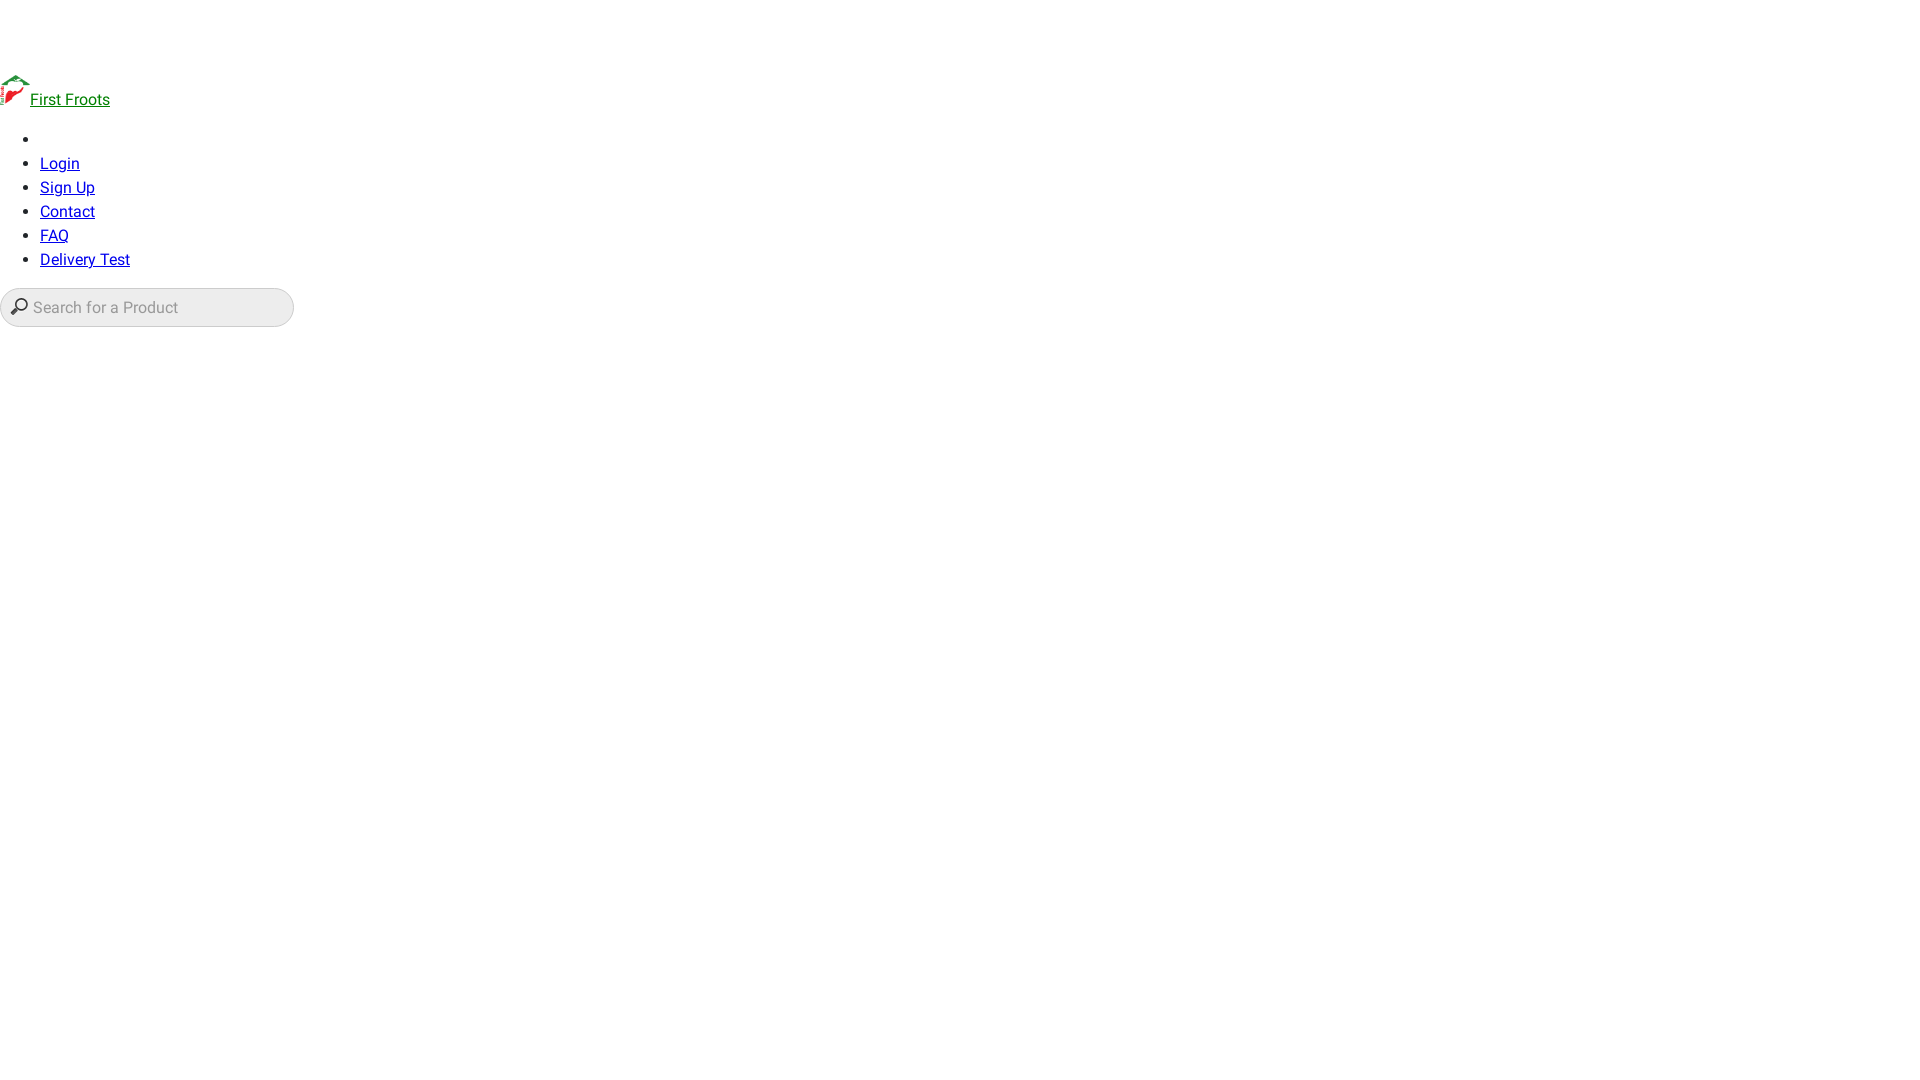  I want to click on 'Login', so click(59, 162).